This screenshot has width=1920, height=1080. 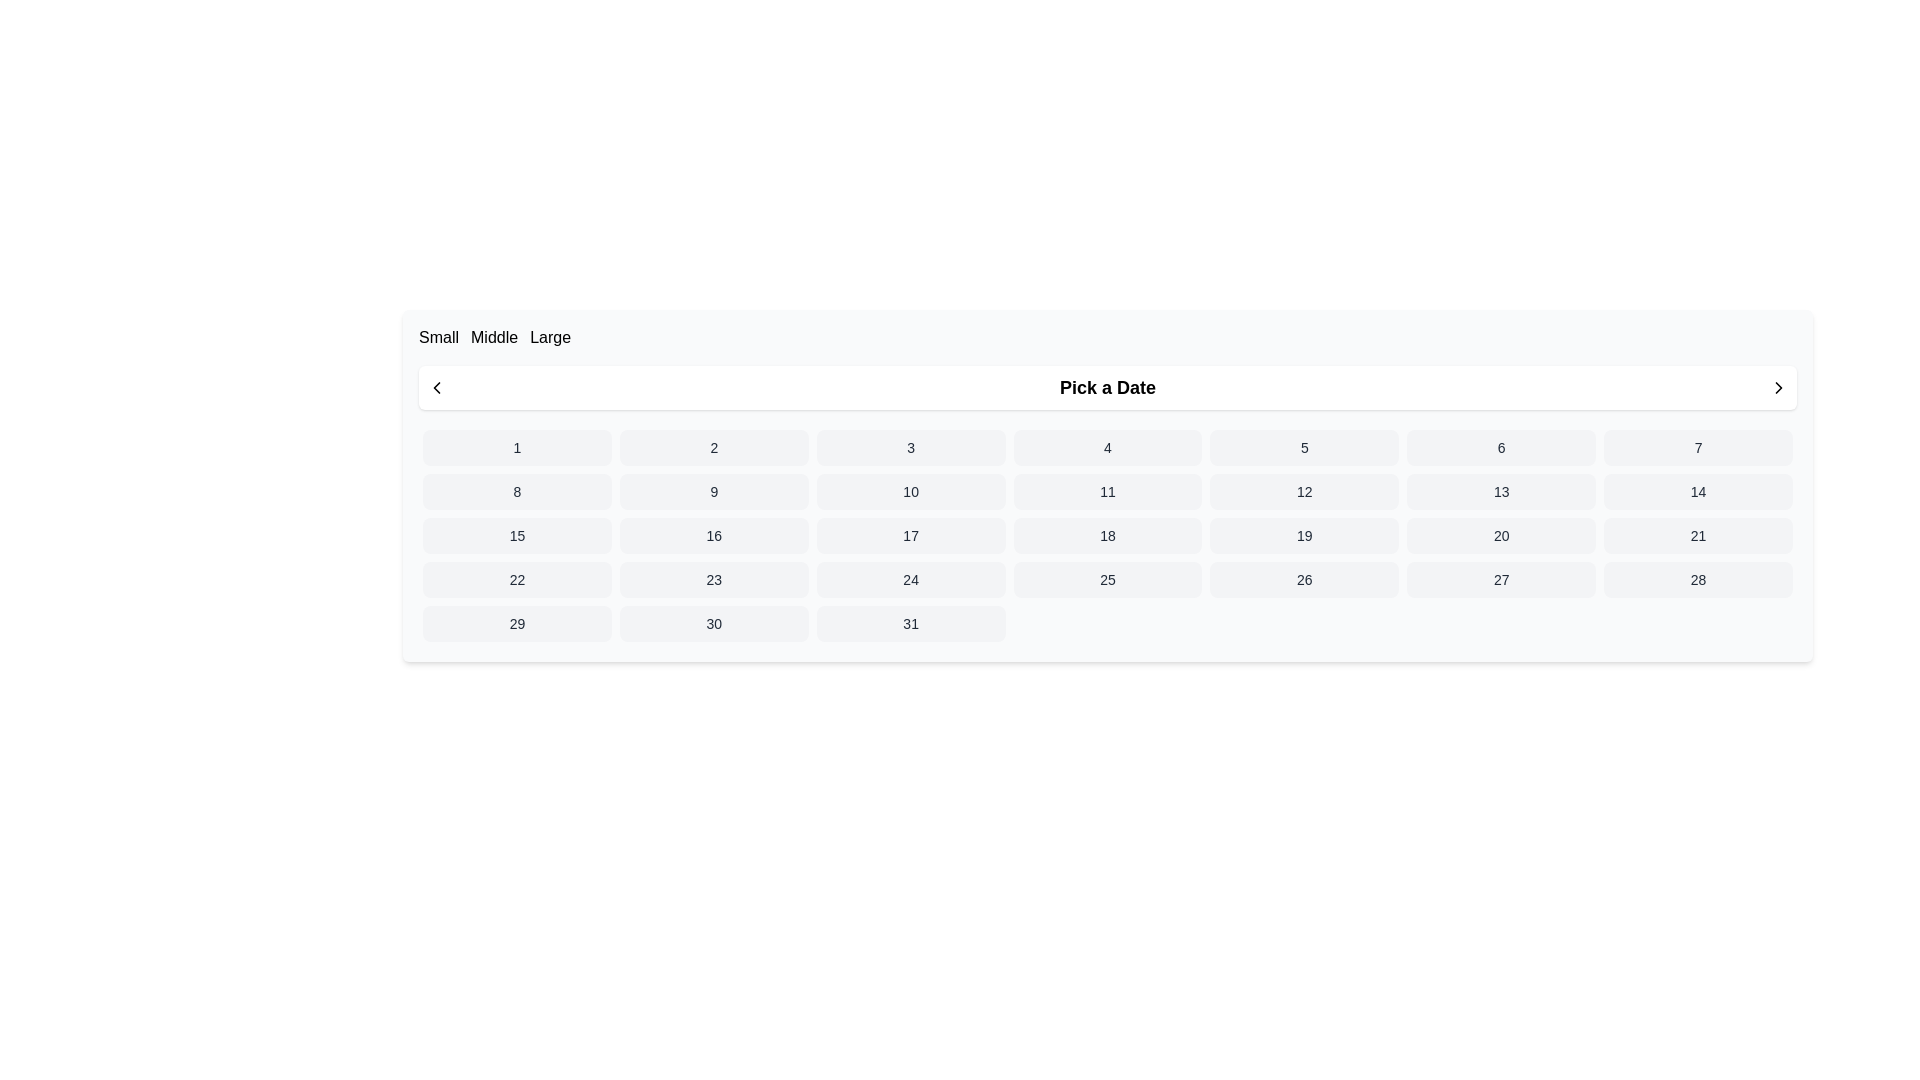 What do you see at coordinates (1501, 446) in the screenshot?
I see `the button representing the 6th day in the calendar` at bounding box center [1501, 446].